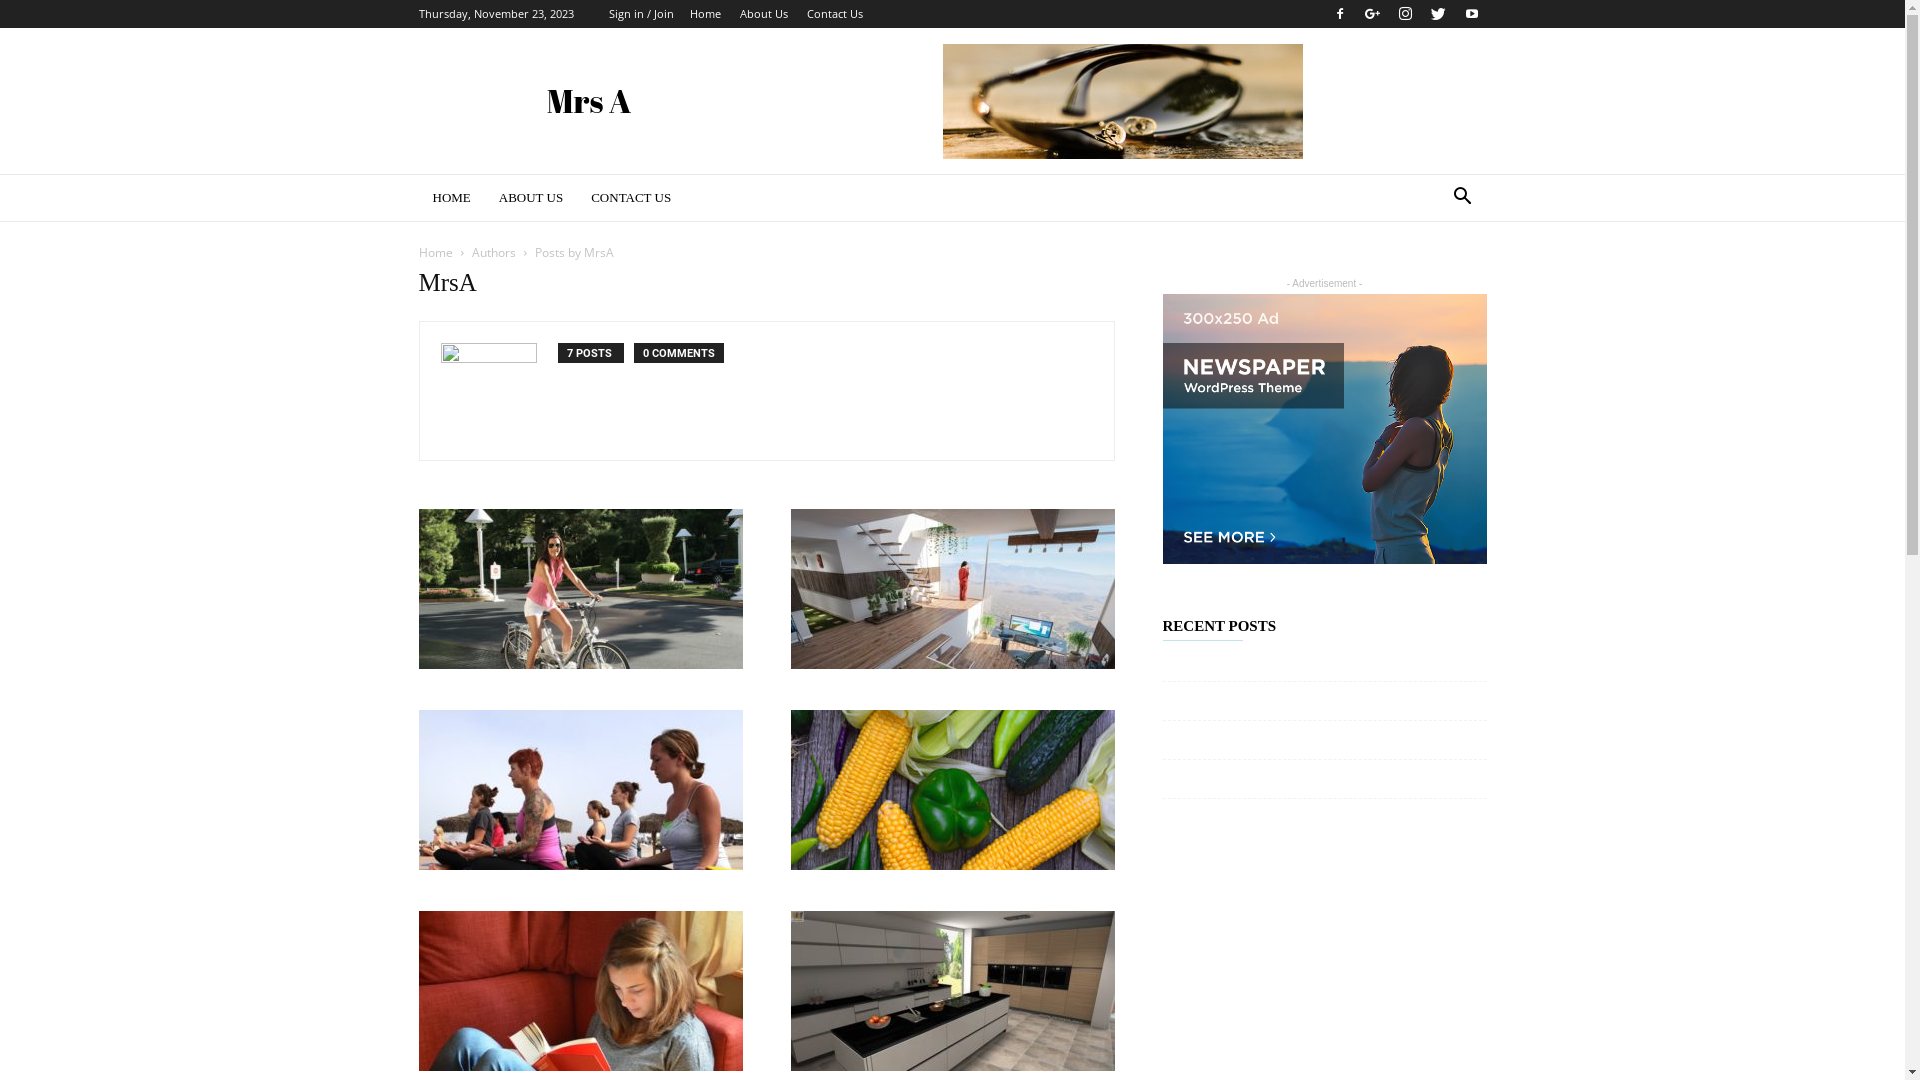 The height and width of the screenshot is (1080, 1920). I want to click on 'Twitter', so click(1438, 14).